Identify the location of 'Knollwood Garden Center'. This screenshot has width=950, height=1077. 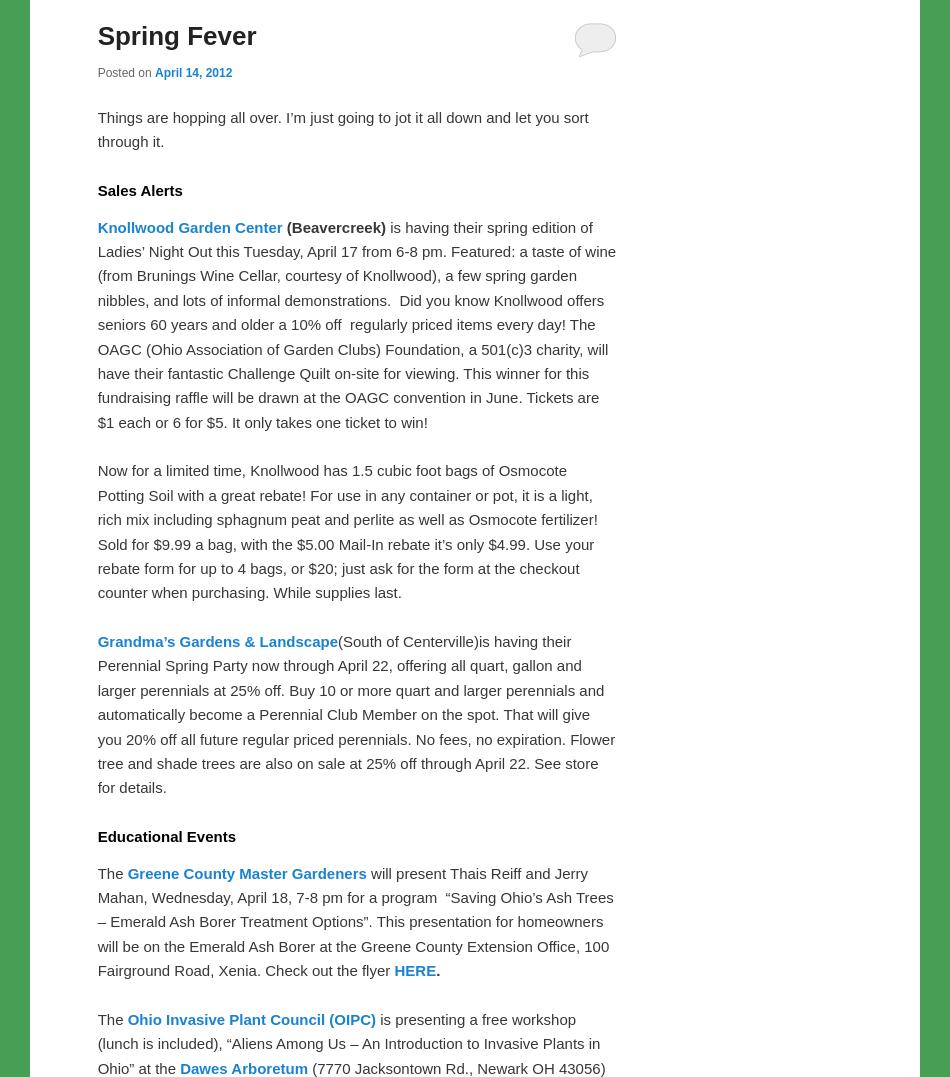
(189, 226).